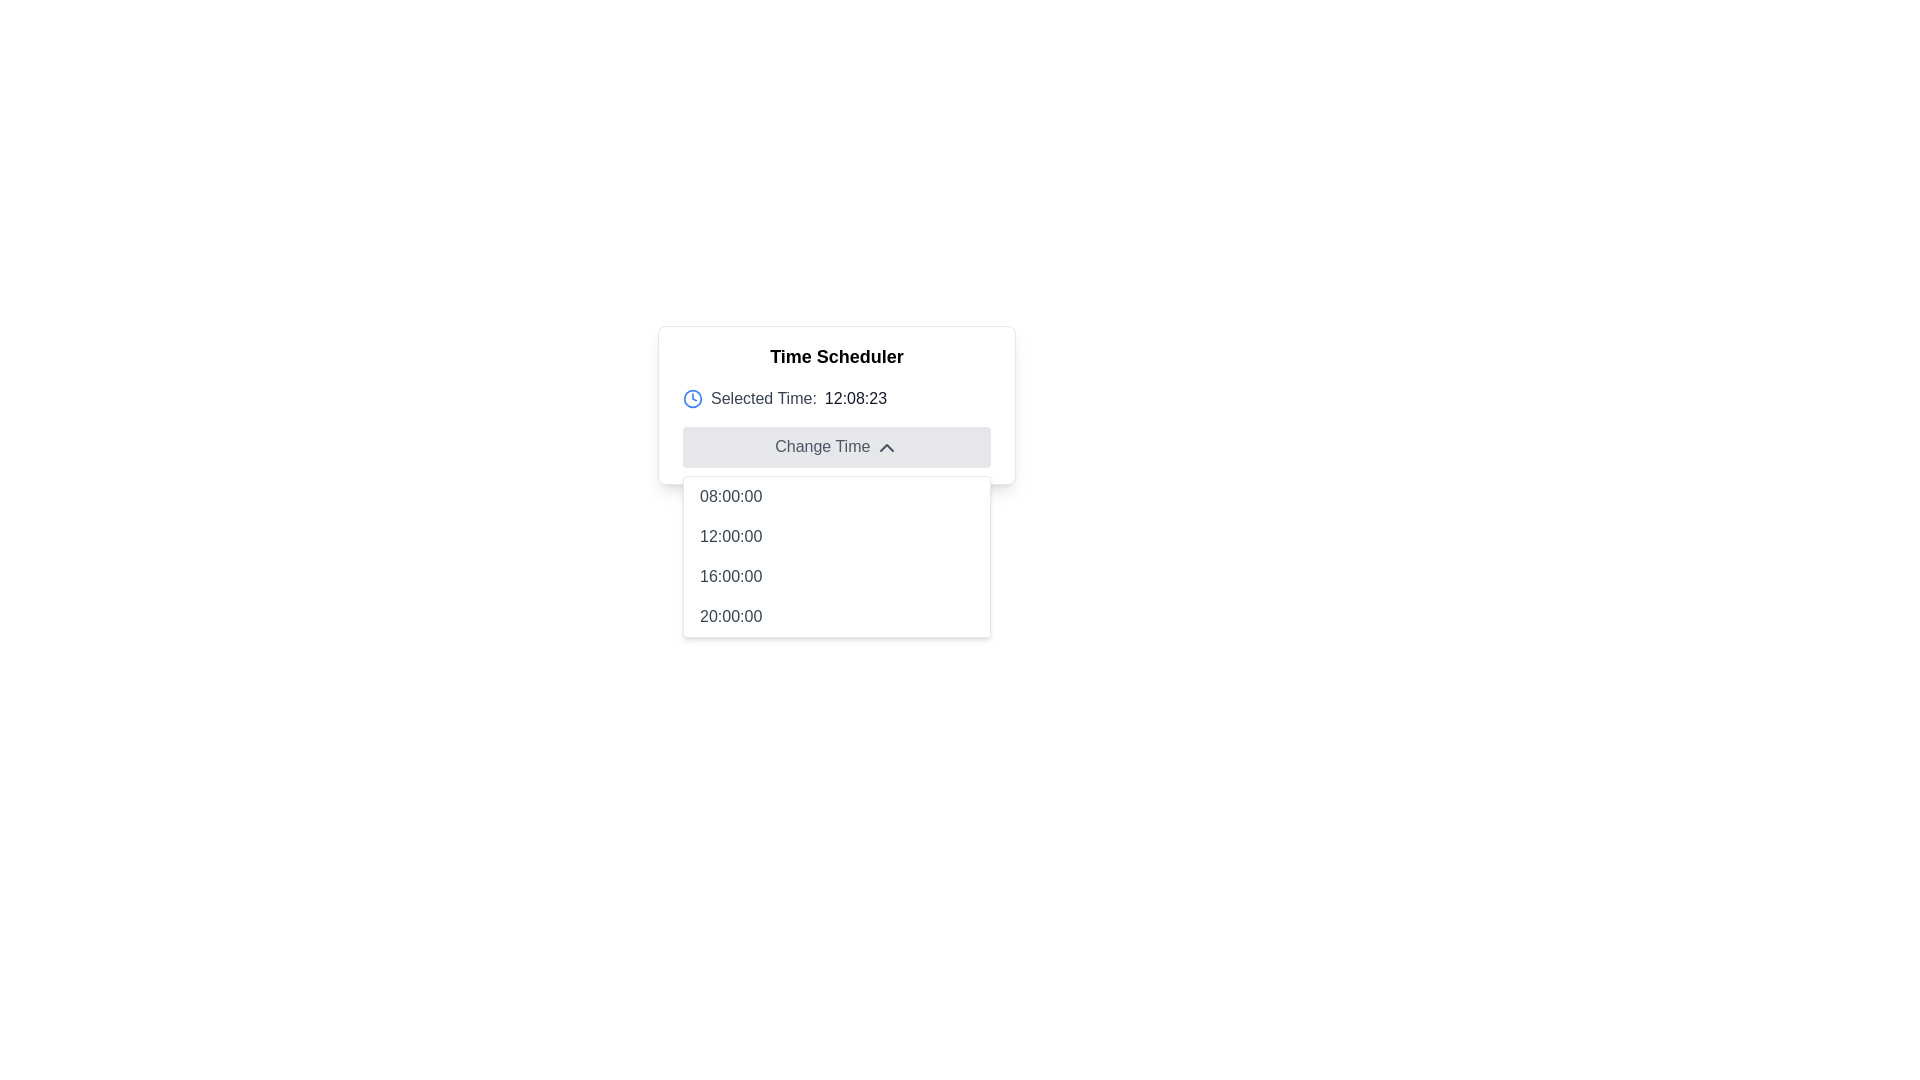 The height and width of the screenshot is (1080, 1920). What do you see at coordinates (836, 535) in the screenshot?
I see `the selectable list item displaying '12:00:00' in a dark gray font within the dropdown menu` at bounding box center [836, 535].